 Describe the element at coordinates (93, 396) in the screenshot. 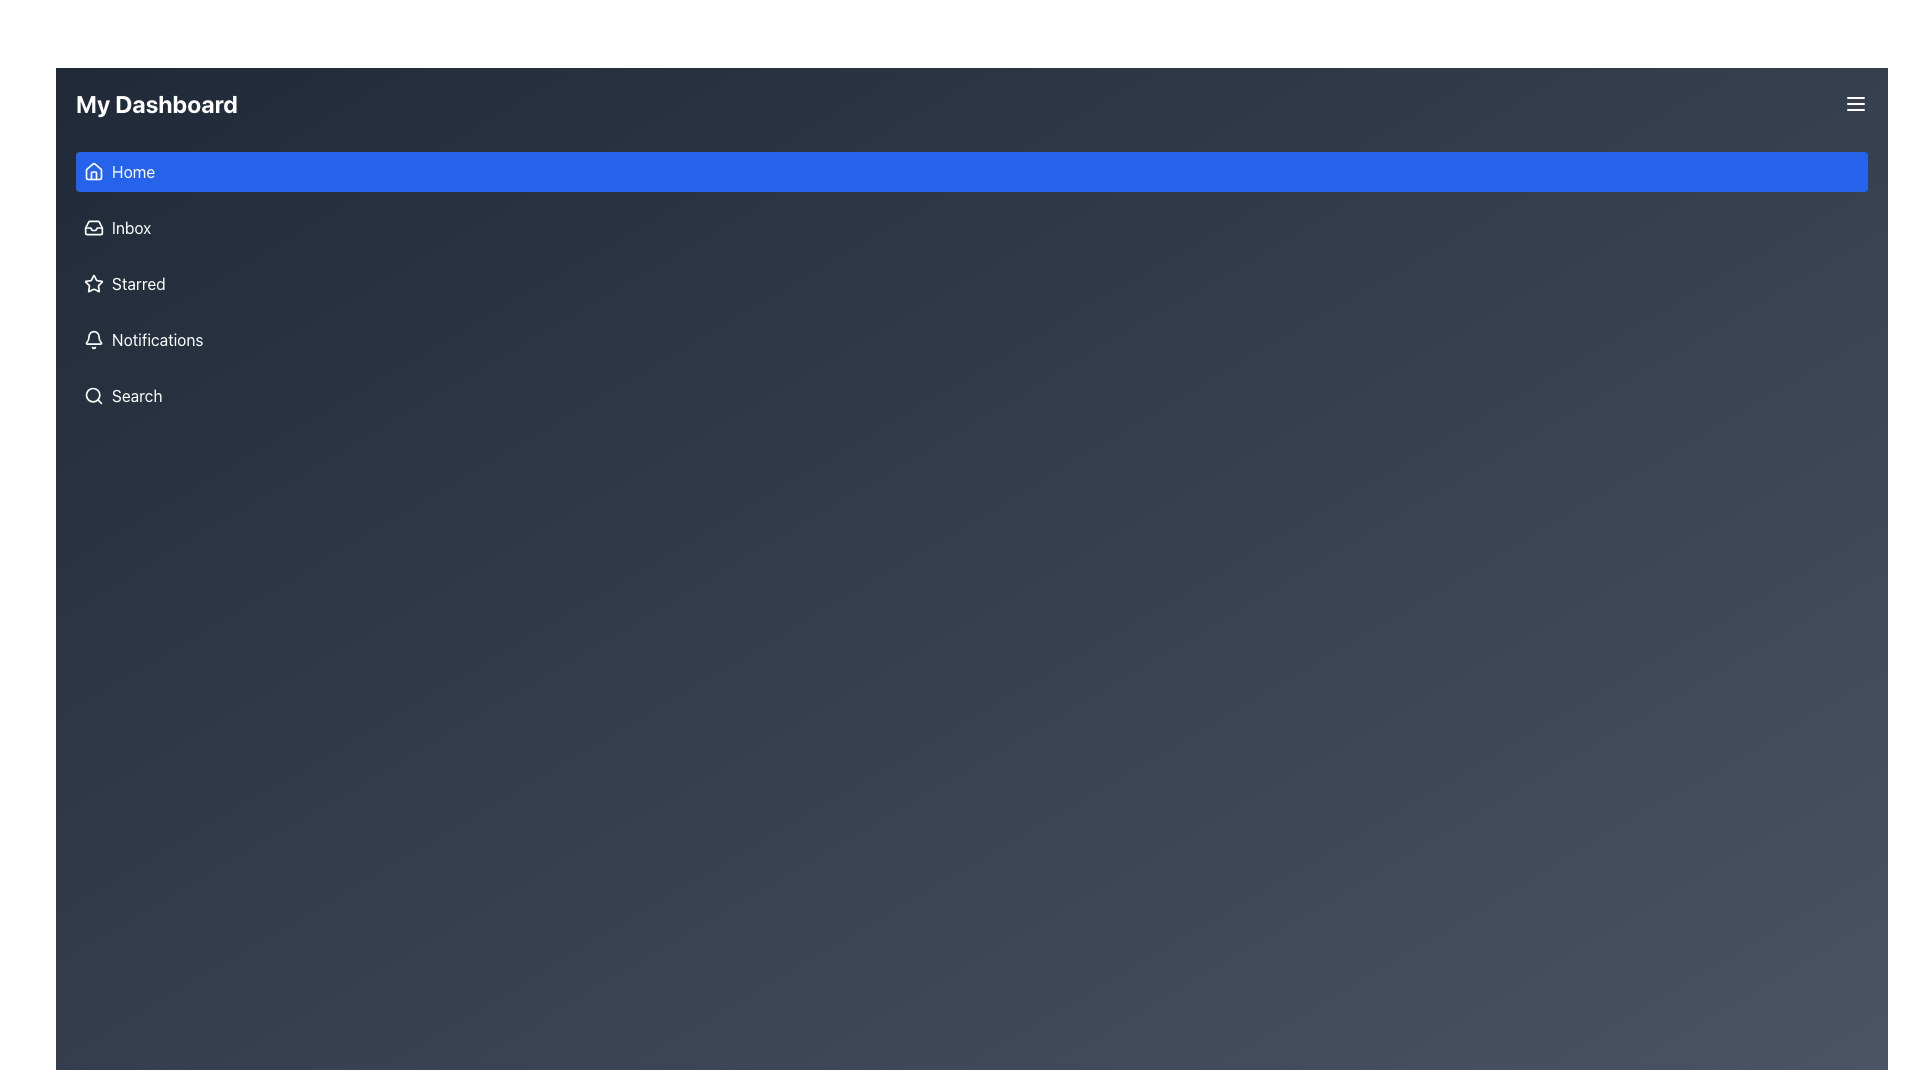

I see `the magnifying glass icon representing the search function, located in the vertical navigation menu next to the 'Search' text` at that location.